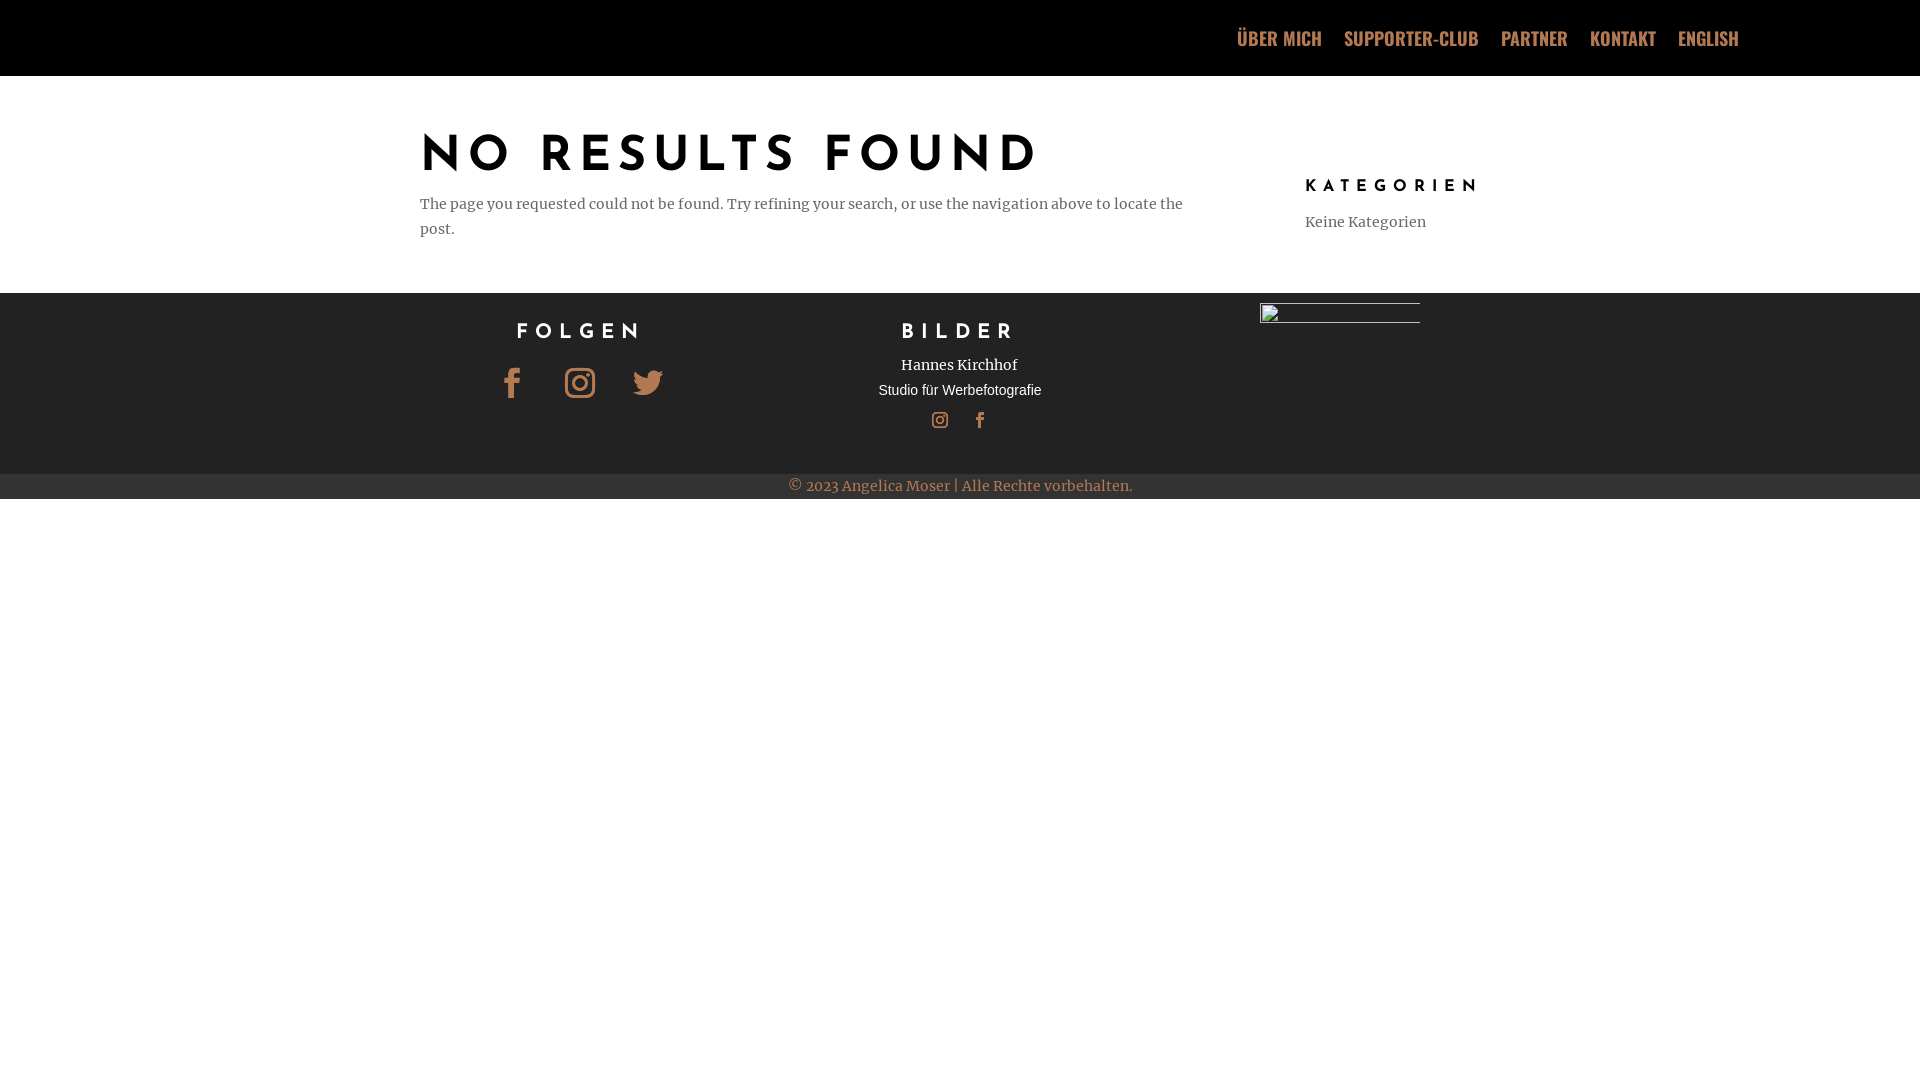 The height and width of the screenshot is (1080, 1920). I want to click on 'Follow on Instagram', so click(939, 419).